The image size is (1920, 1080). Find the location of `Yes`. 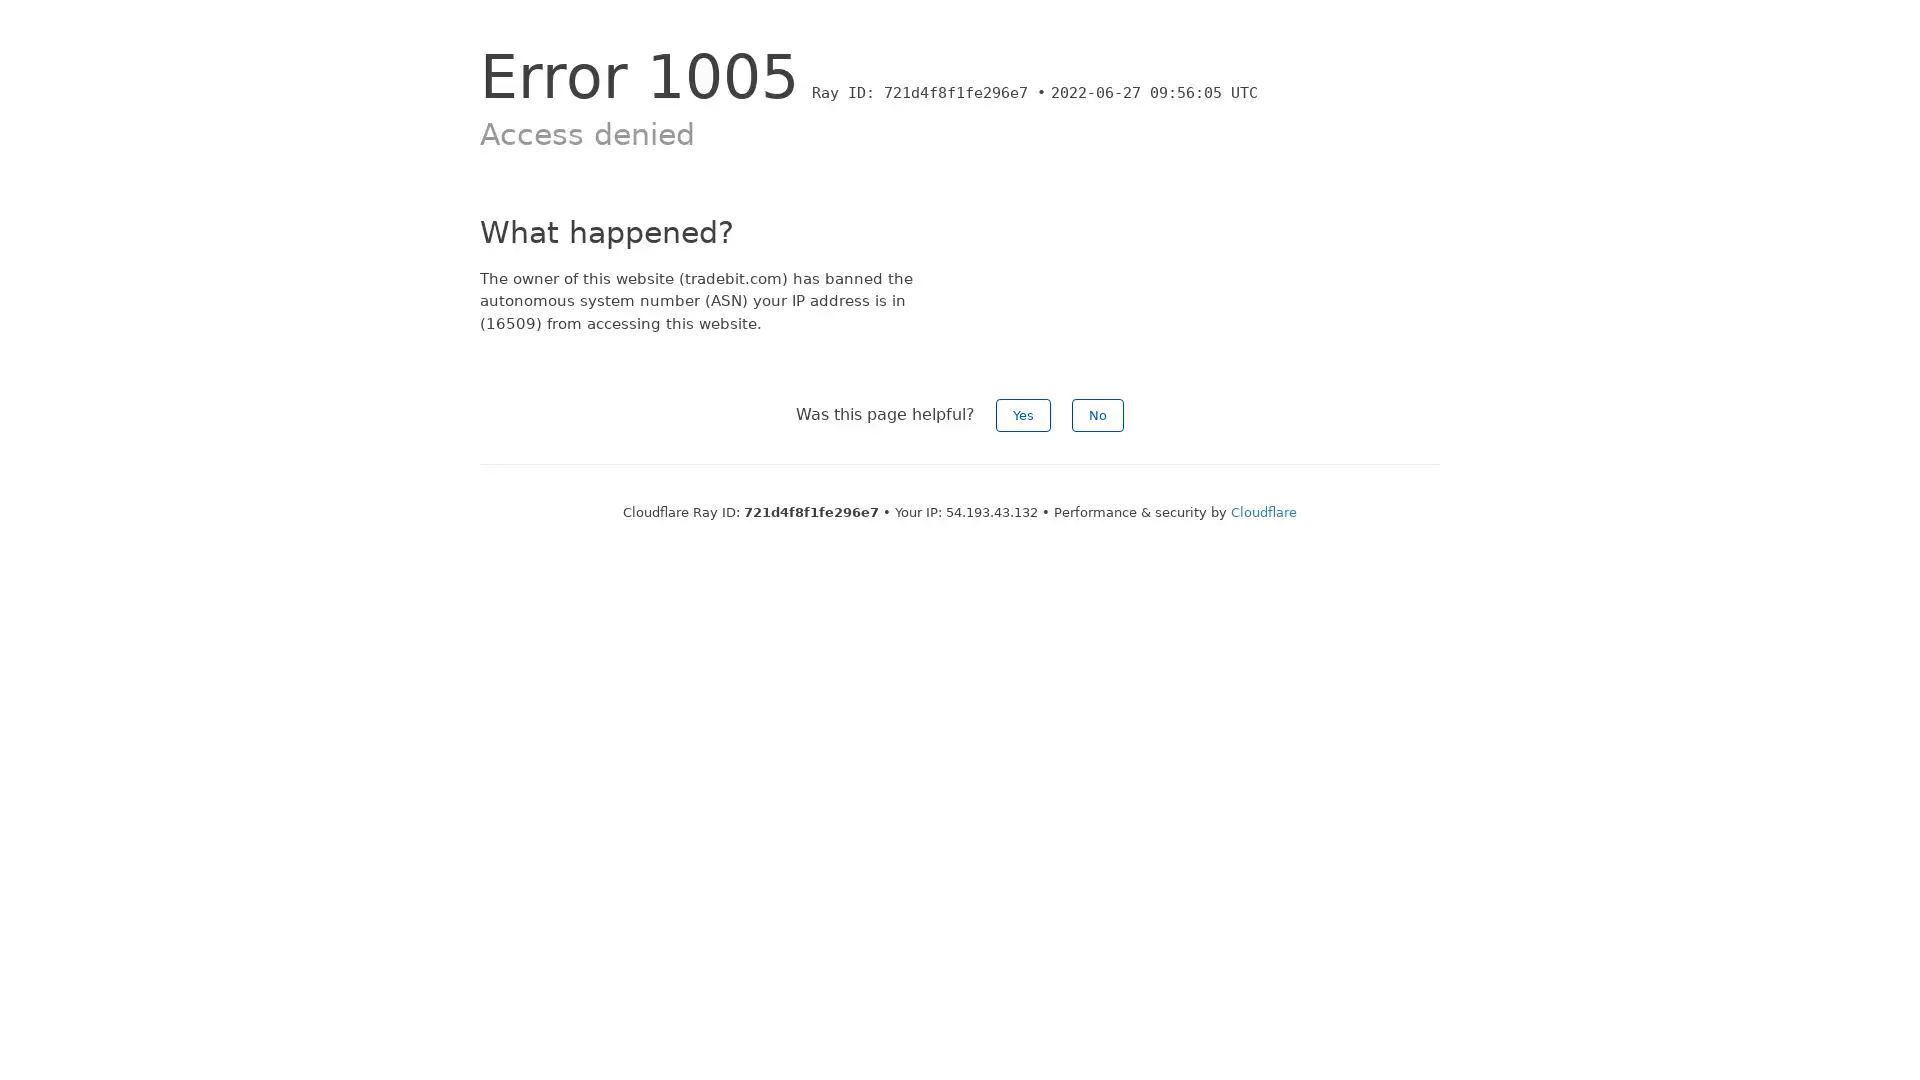

Yes is located at coordinates (1023, 414).